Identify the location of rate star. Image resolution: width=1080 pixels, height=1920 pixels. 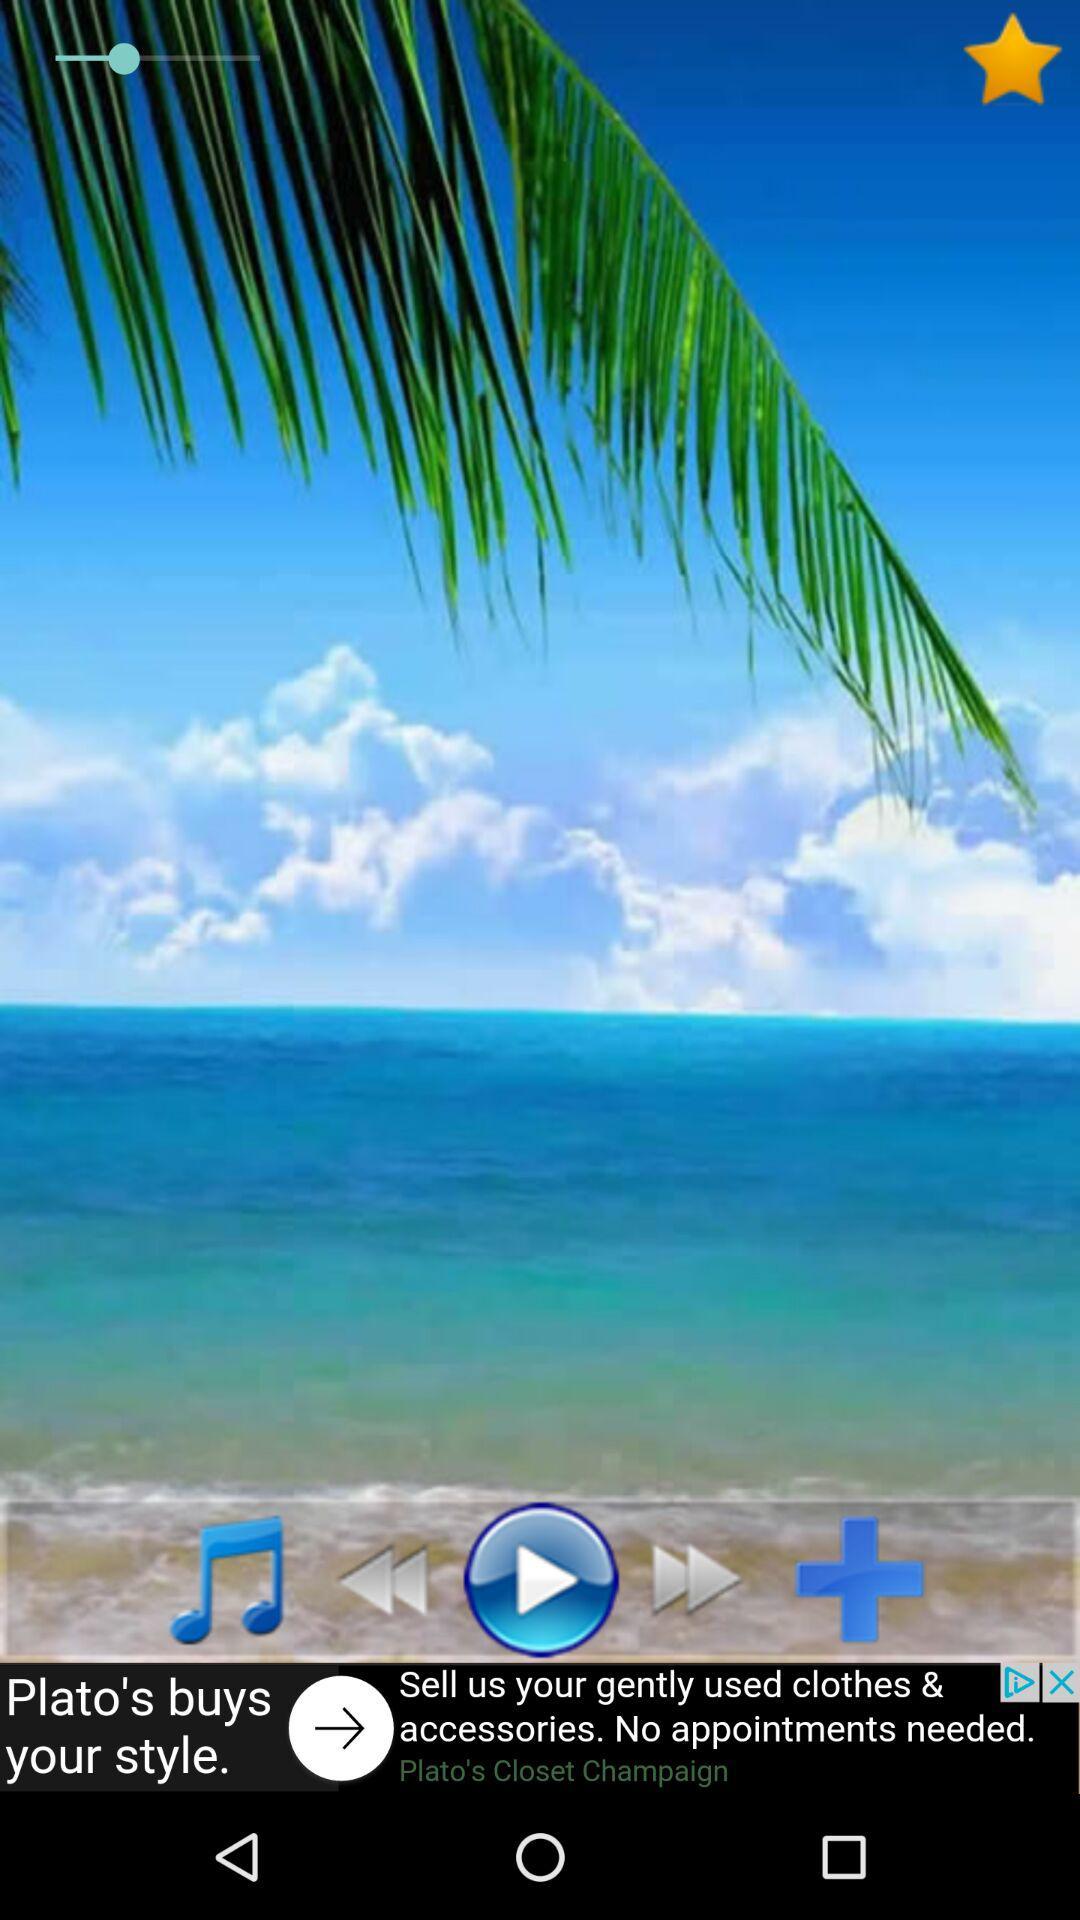
(1020, 59).